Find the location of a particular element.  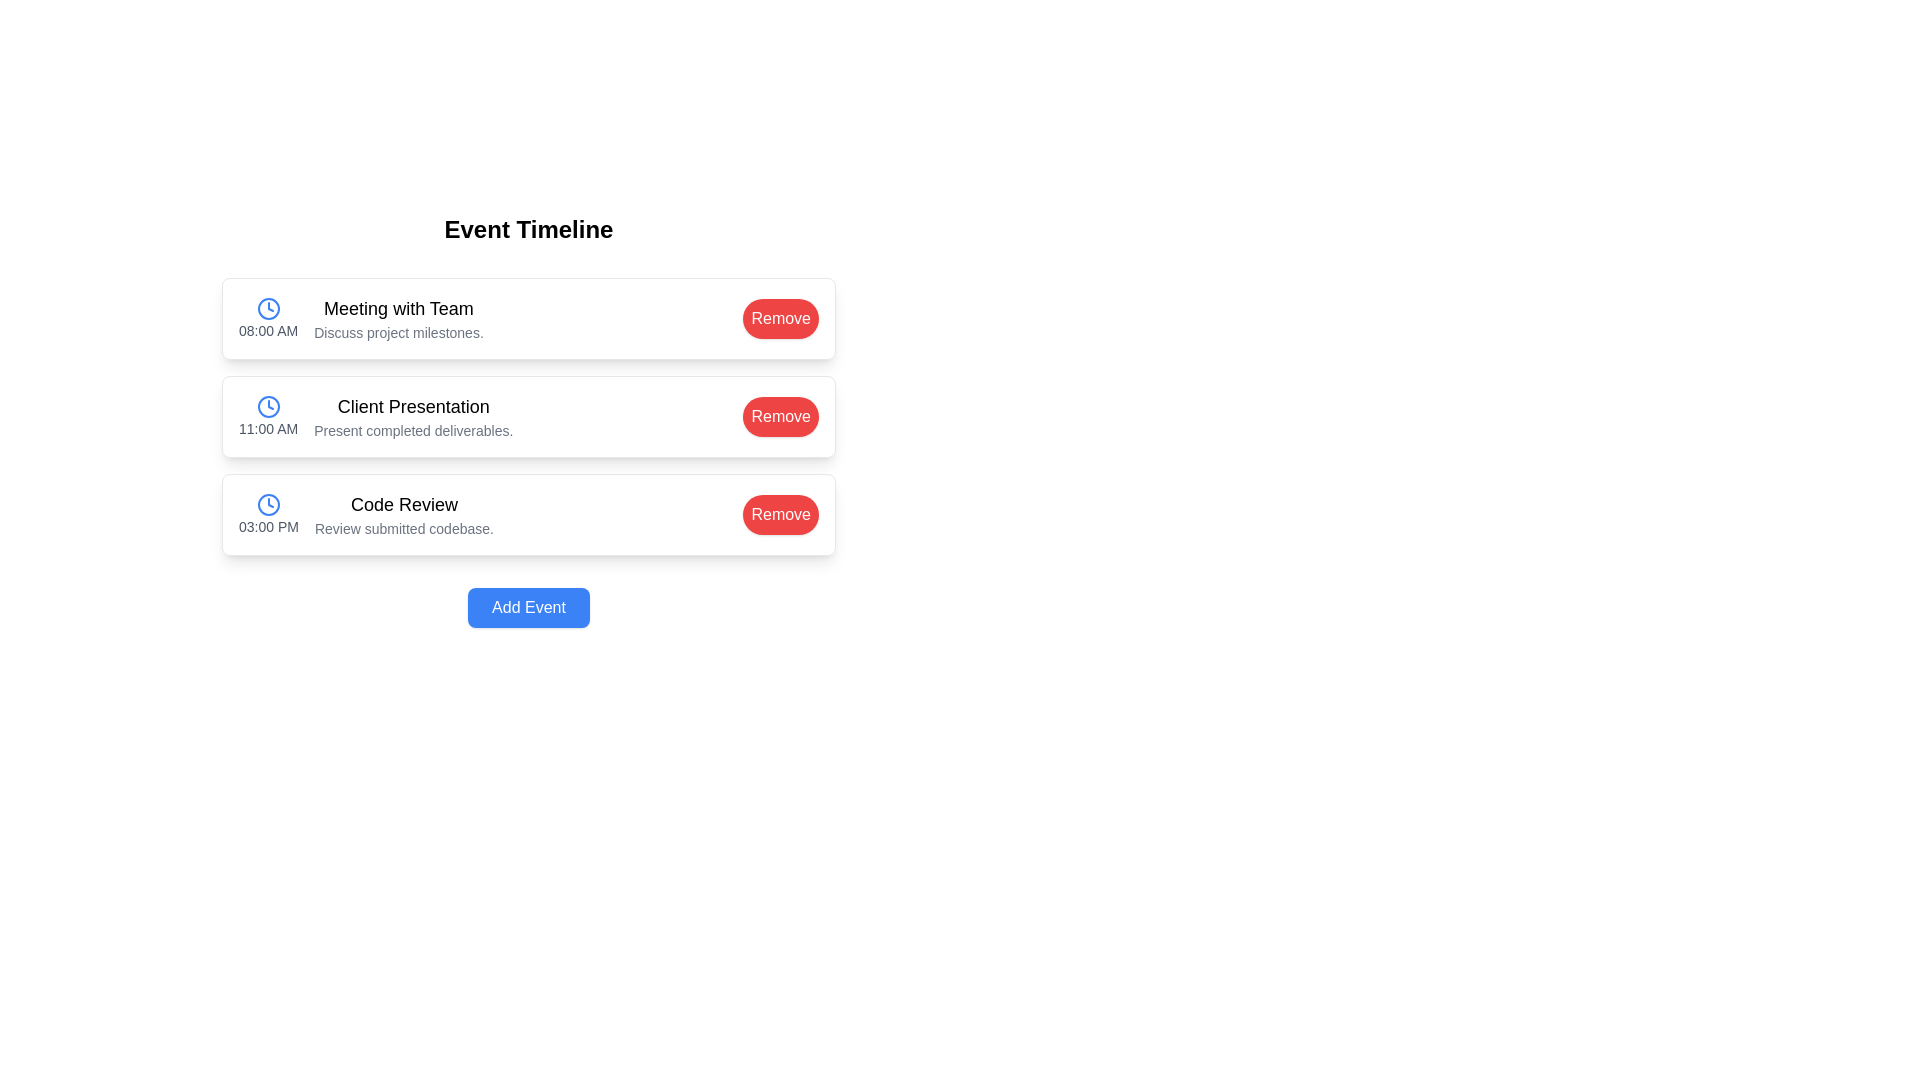

the button located below the last event in the 'Event Timeline' section is located at coordinates (528, 607).